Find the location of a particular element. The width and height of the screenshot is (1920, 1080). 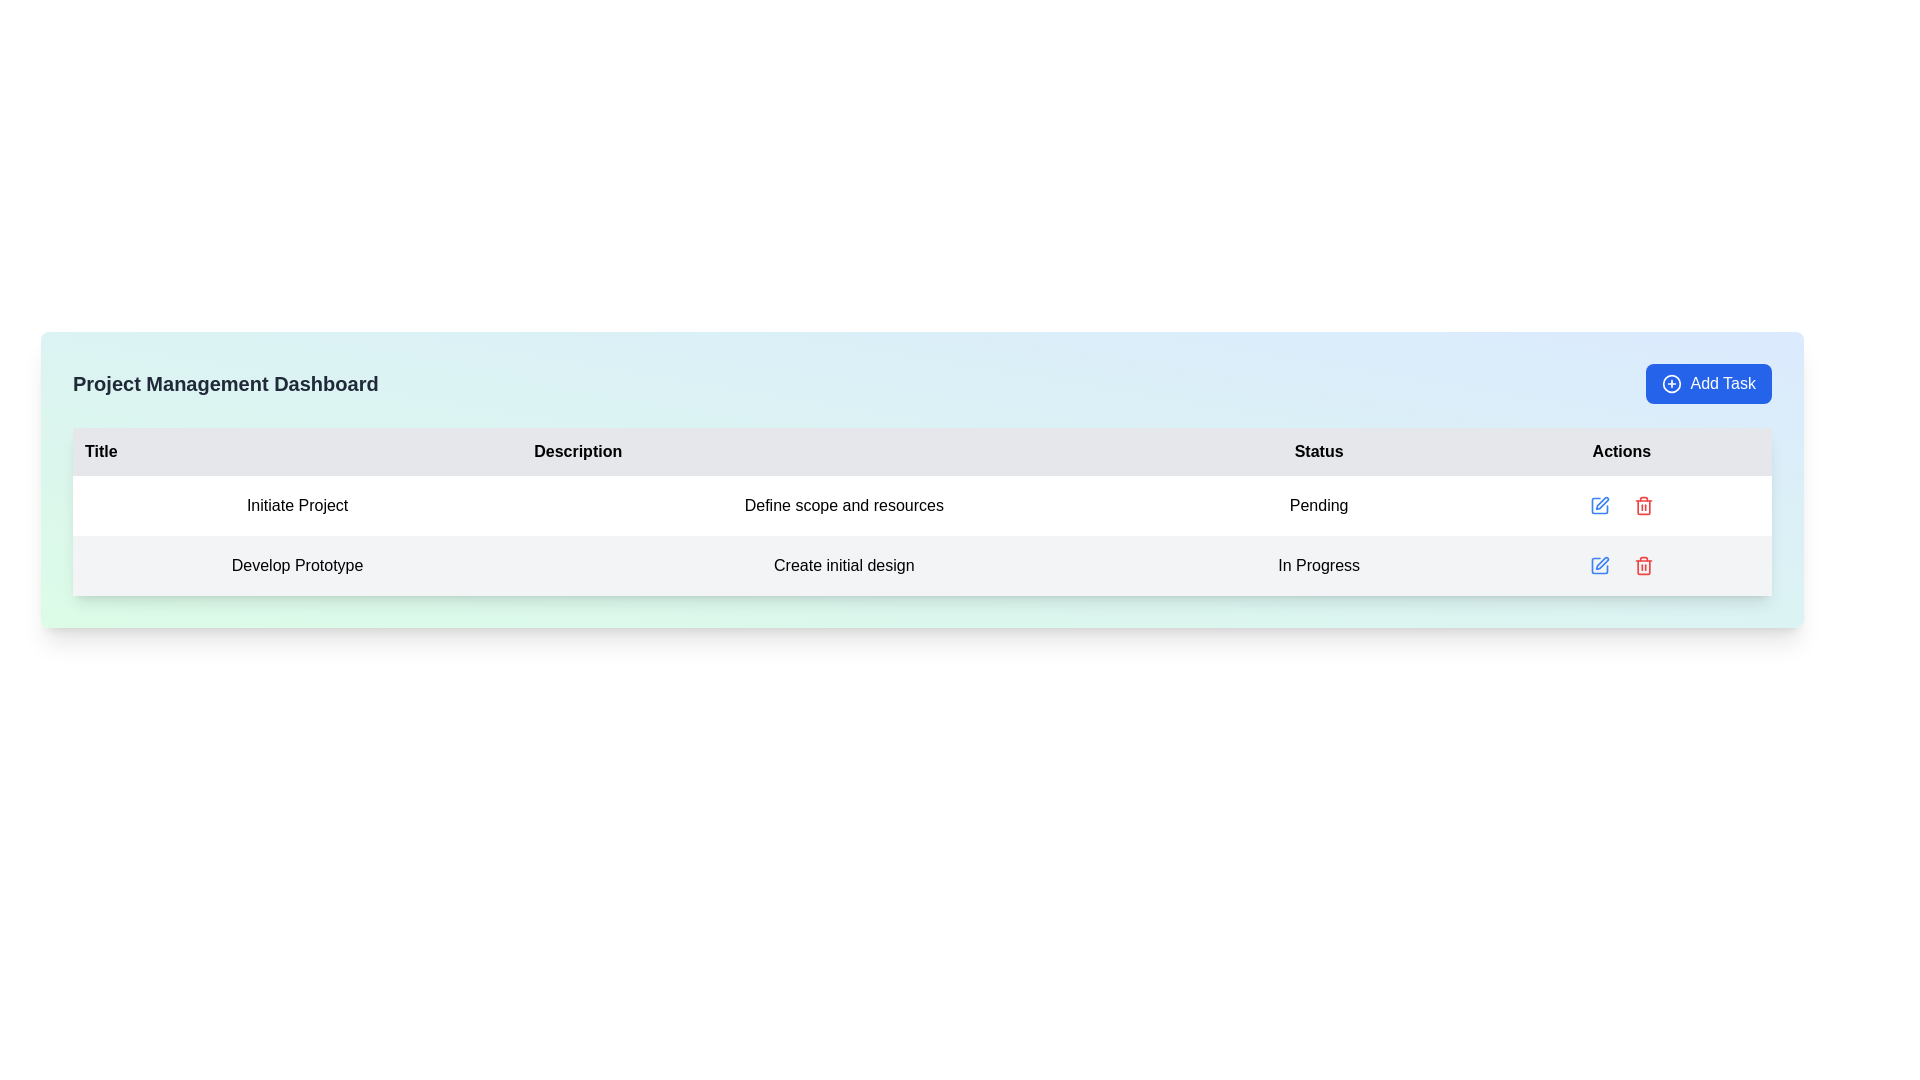

the delete icon button located in the 'Actions' section of the first row of the table, positioned to the right of the blue pen icon is located at coordinates (1643, 504).